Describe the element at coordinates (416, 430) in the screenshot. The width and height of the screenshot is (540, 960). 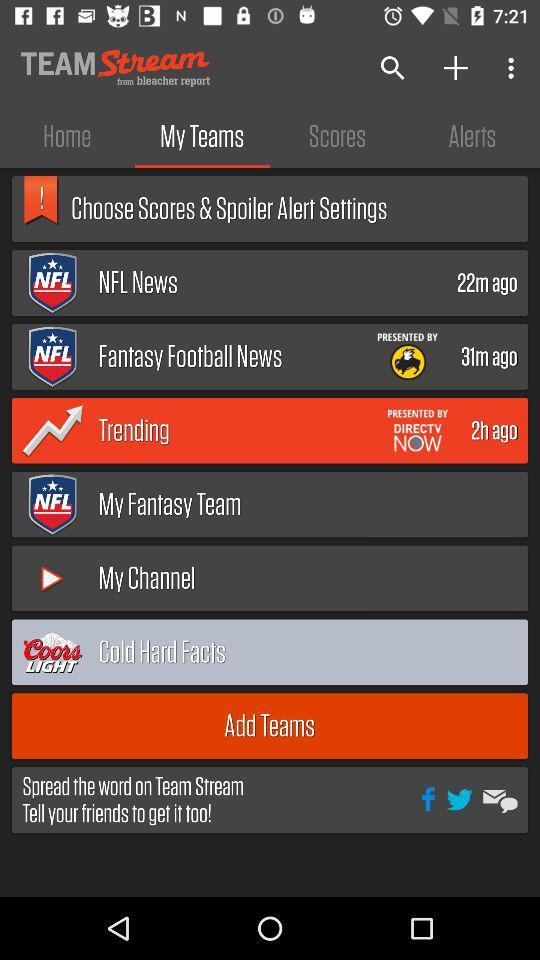
I see `directv now` at that location.